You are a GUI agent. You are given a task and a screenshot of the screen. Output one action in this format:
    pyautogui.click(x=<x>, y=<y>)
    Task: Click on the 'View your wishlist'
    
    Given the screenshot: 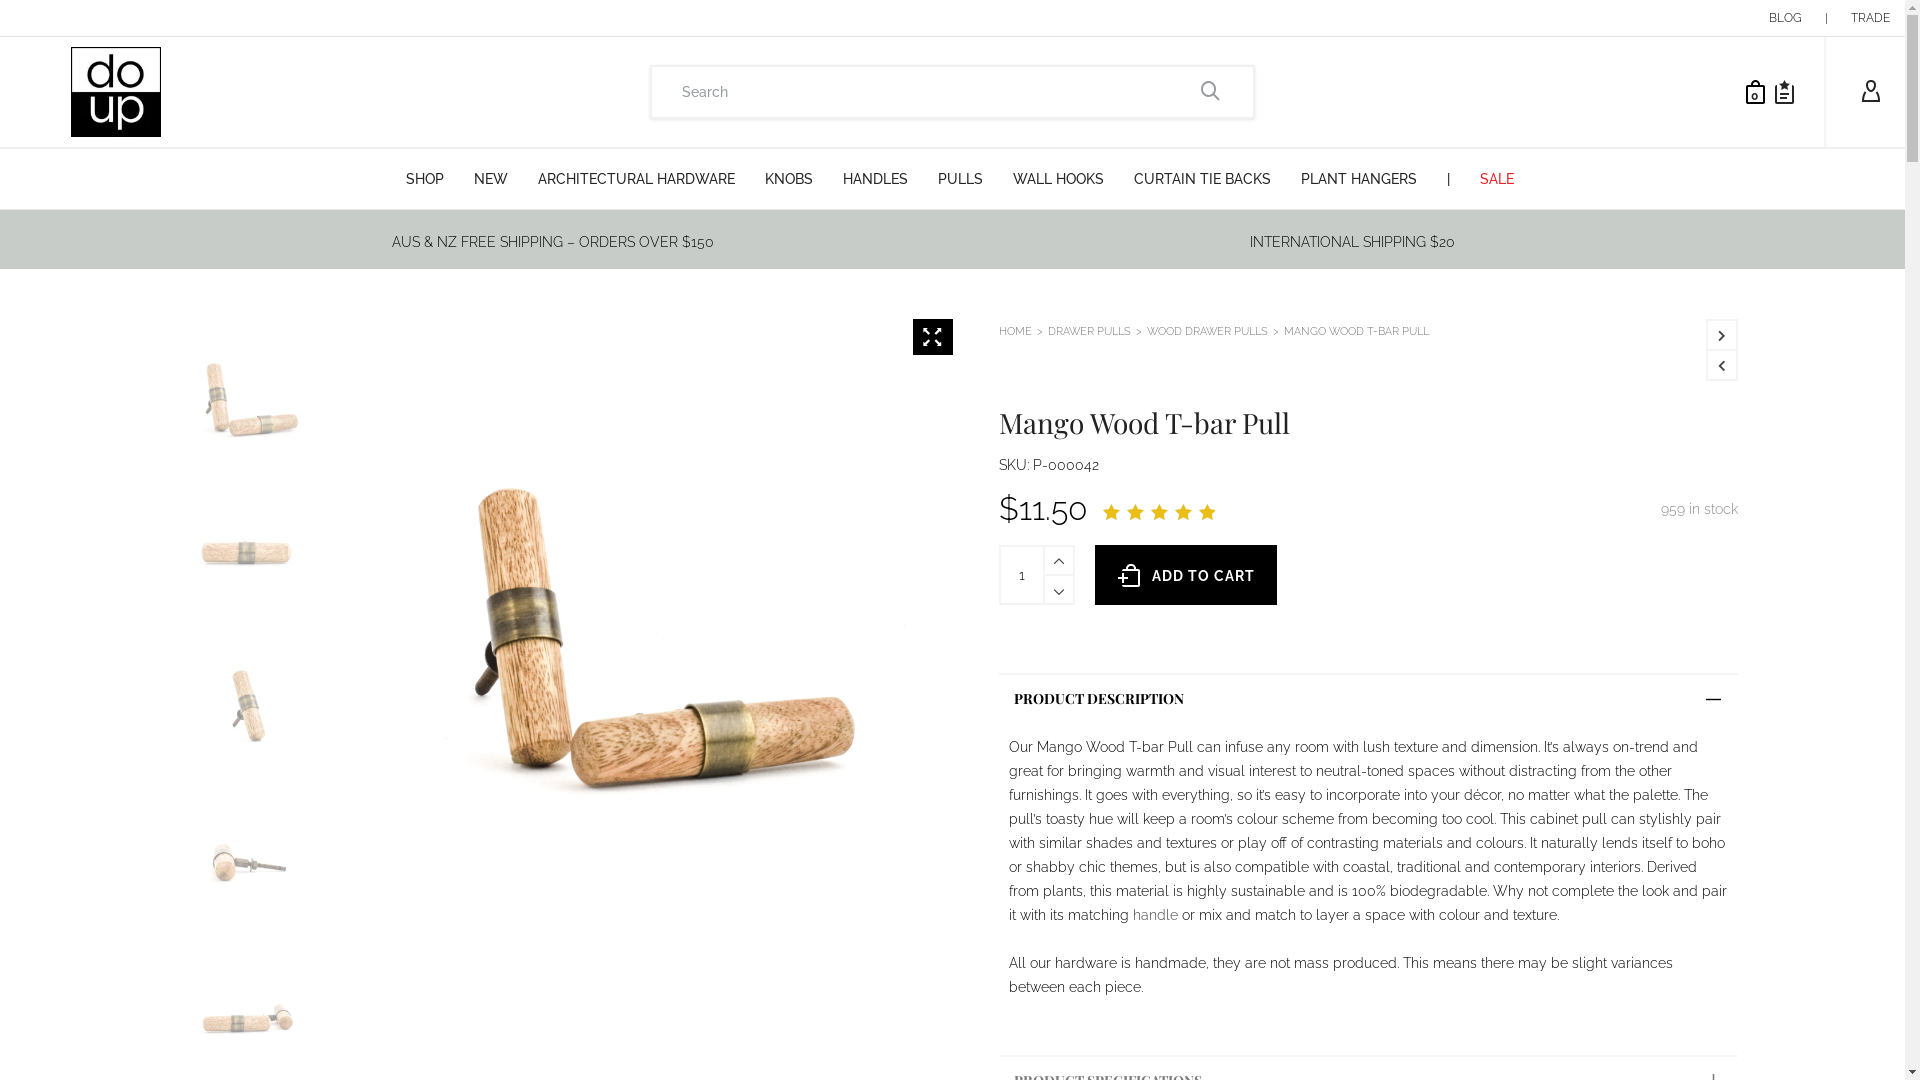 What is the action you would take?
    pyautogui.click(x=1784, y=92)
    